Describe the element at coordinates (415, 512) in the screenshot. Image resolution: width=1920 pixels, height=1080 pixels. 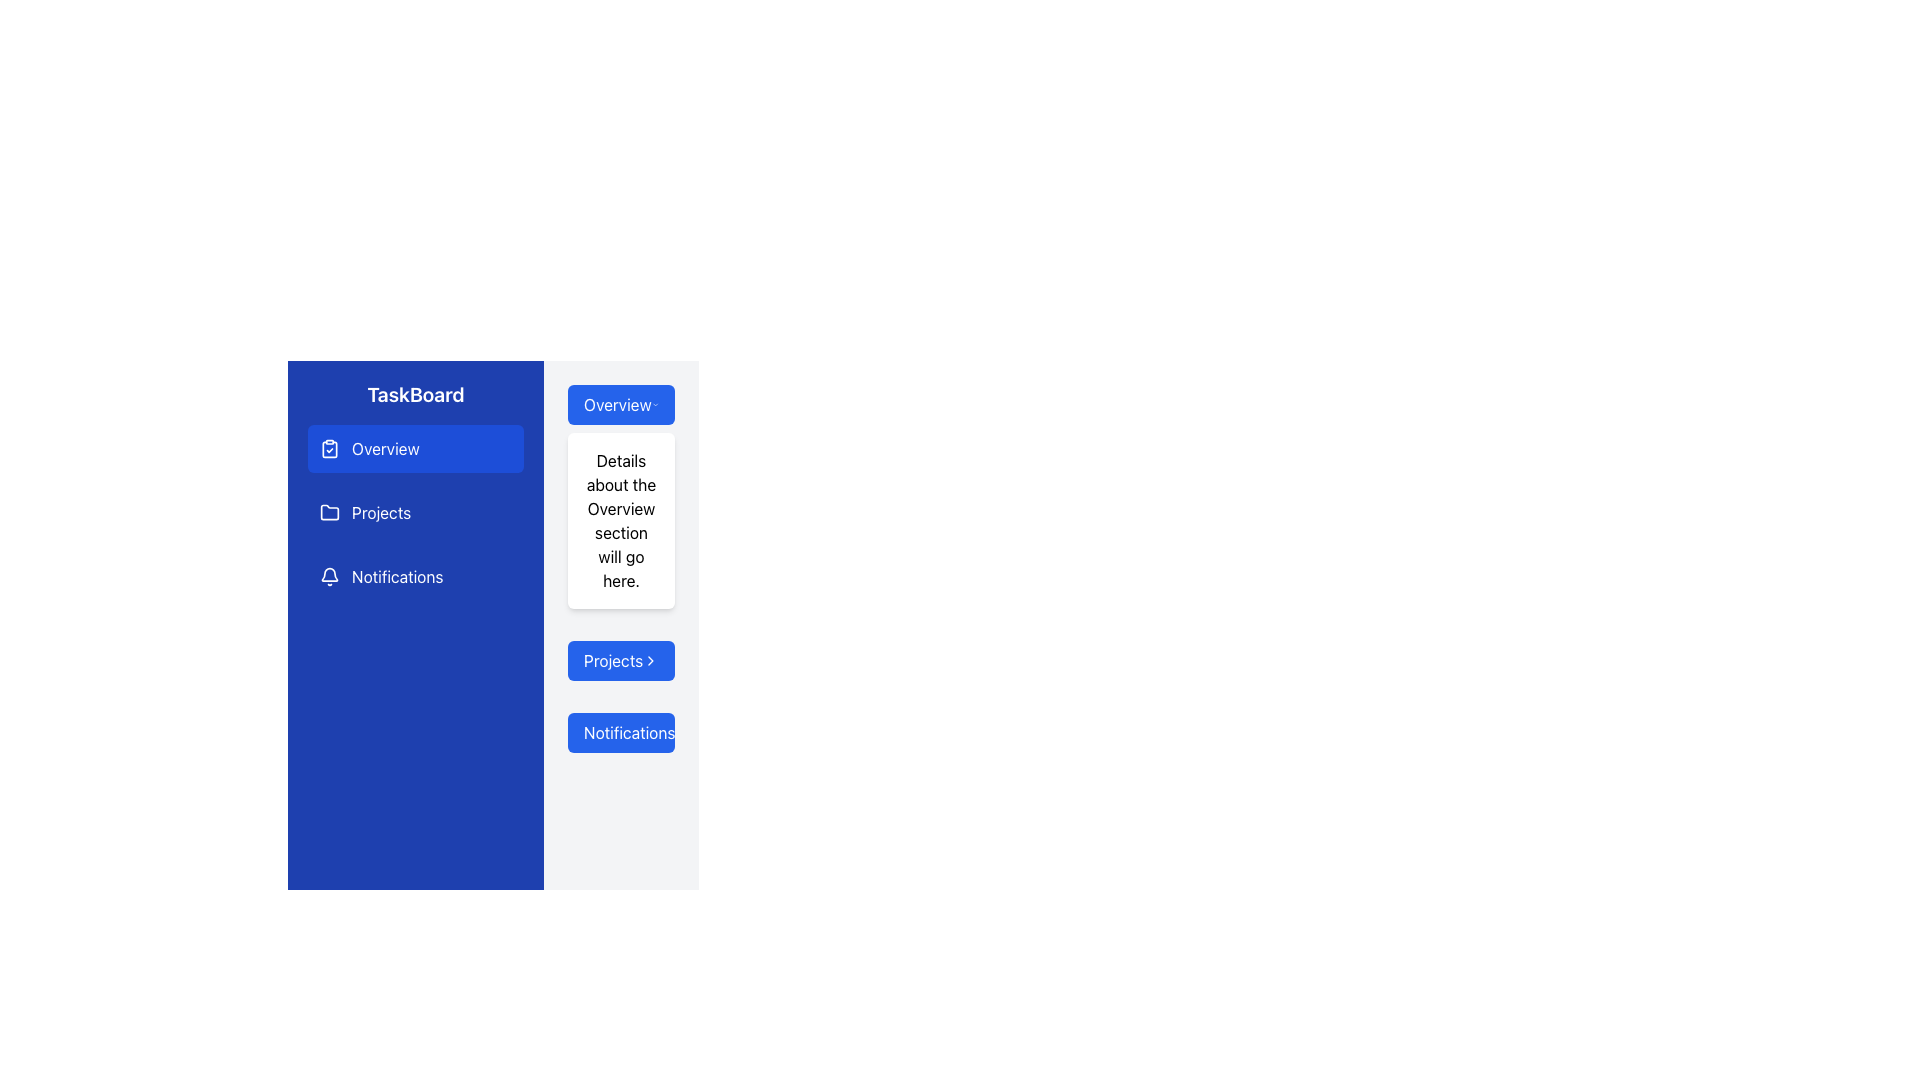
I see `the 'Projects' navigation menu item located in the left-side panel of the interface to trigger the hover effect` at that location.